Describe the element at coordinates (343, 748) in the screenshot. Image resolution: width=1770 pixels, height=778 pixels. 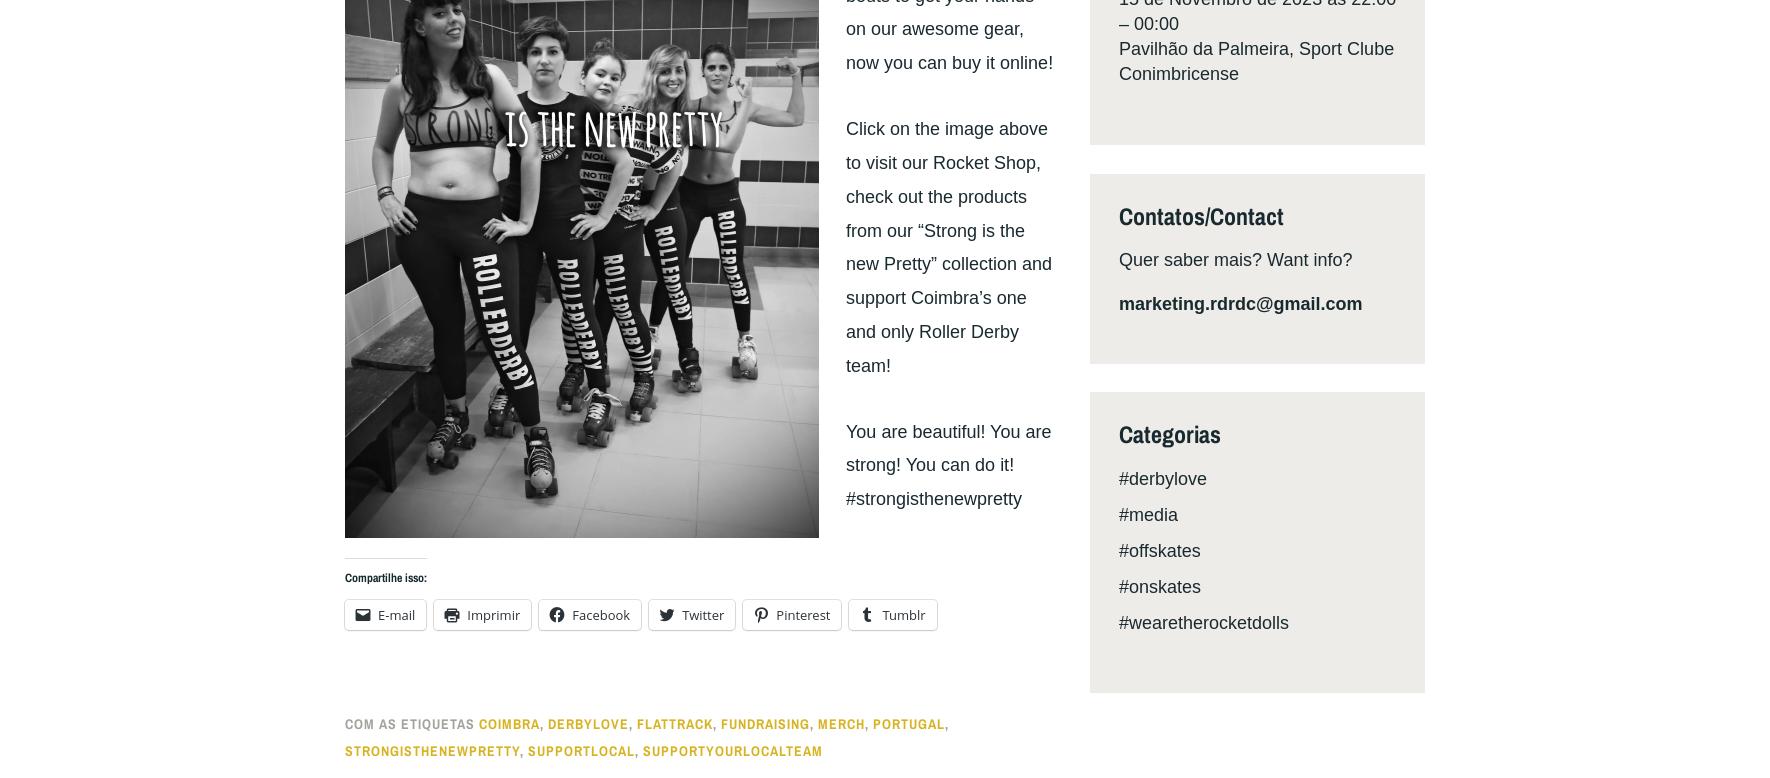
I see `'strongisthenewpretty'` at that location.